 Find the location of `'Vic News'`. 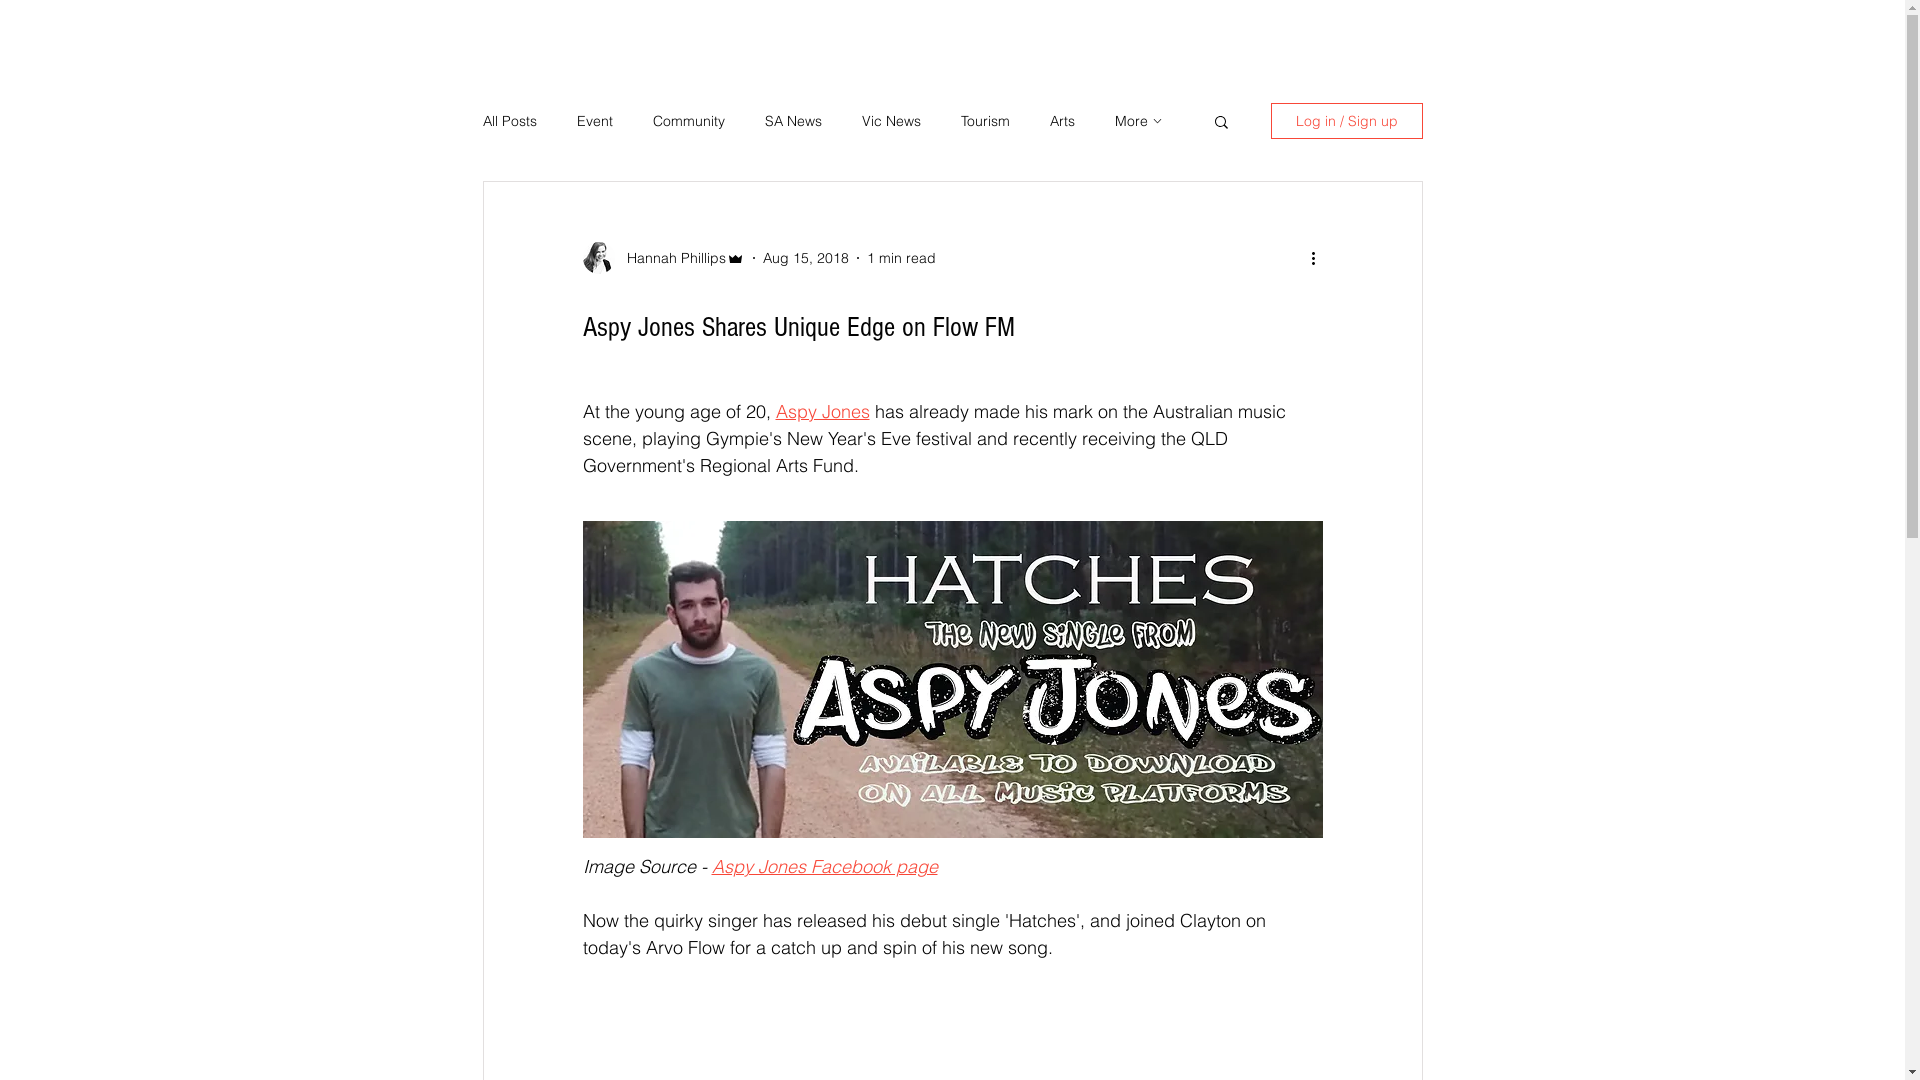

'Vic News' is located at coordinates (890, 120).